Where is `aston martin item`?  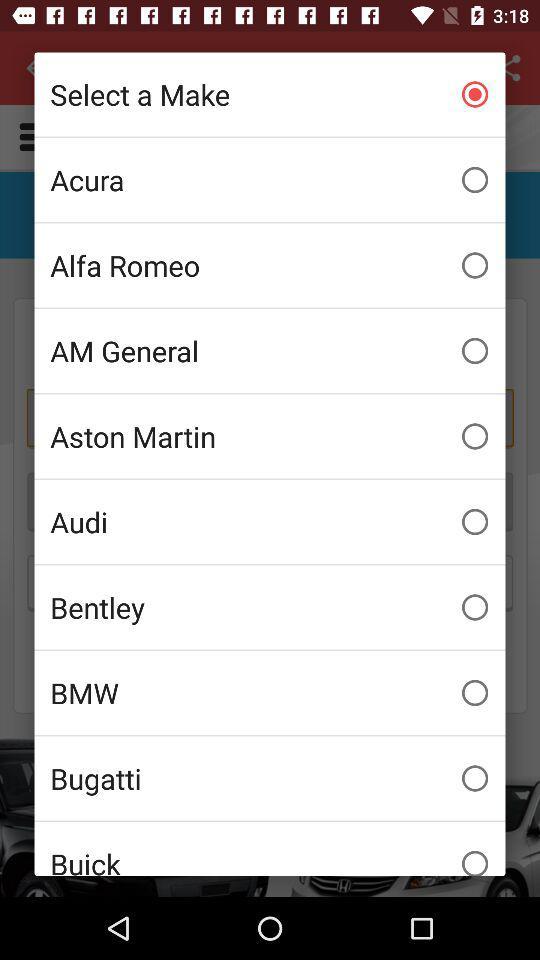 aston martin item is located at coordinates (270, 436).